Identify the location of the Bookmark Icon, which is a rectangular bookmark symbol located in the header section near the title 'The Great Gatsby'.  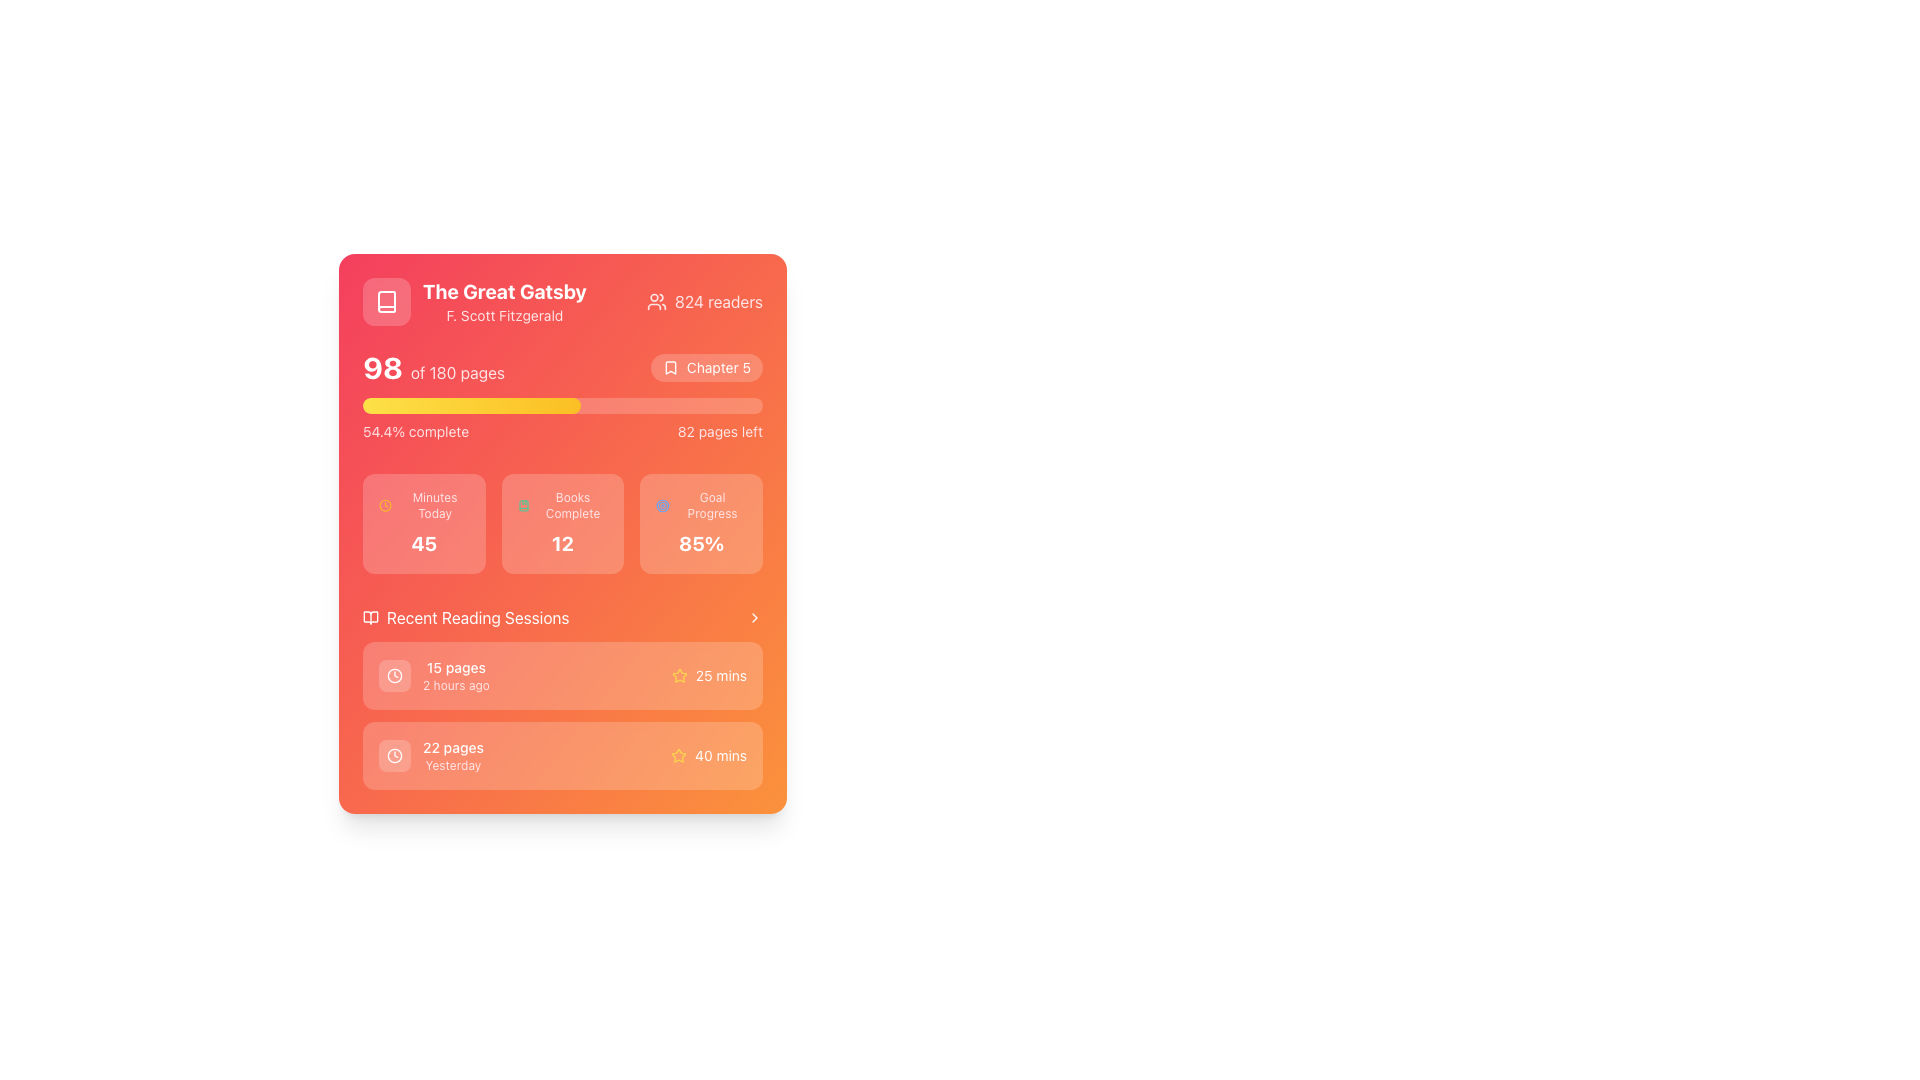
(670, 367).